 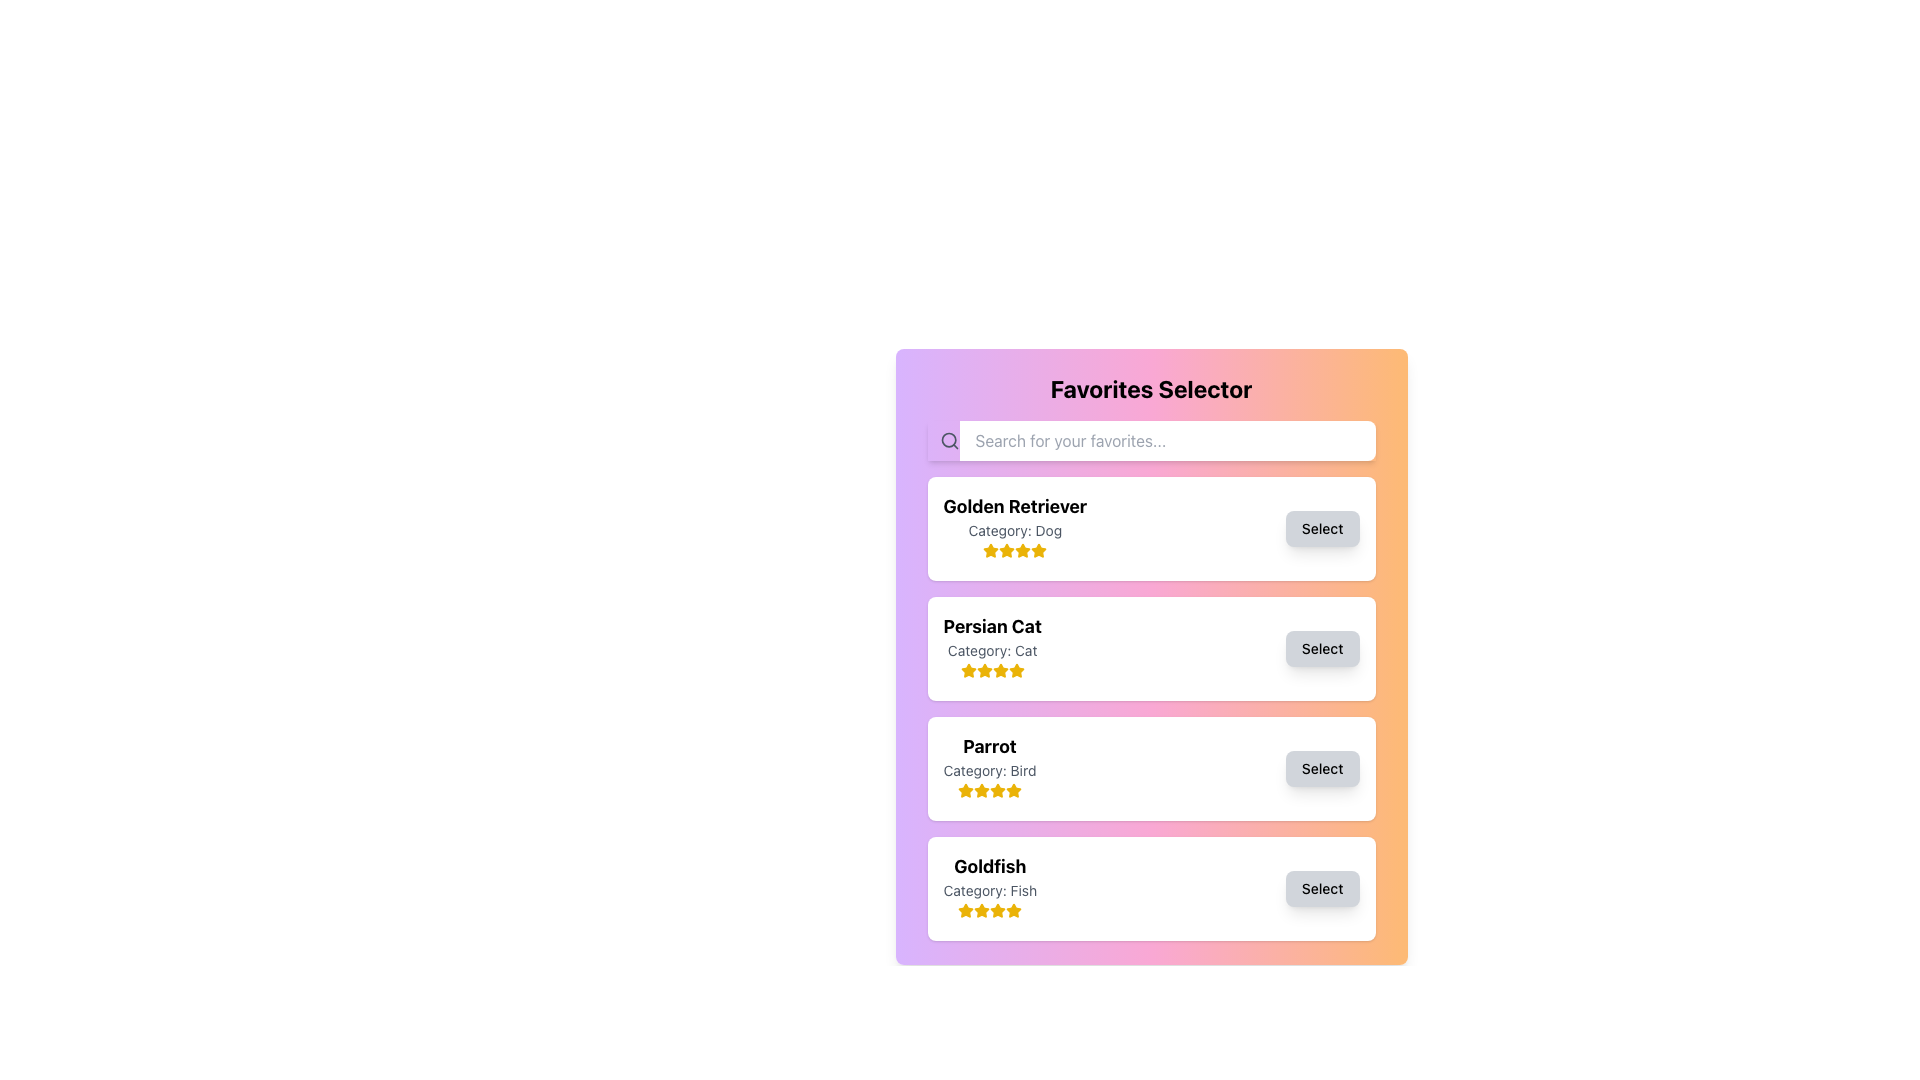 I want to click on the first star icon in the rating system for the 'Persian Cat' category, which is located beneath the 'Persian Cat' title and 'Category: Cat' text, so click(x=968, y=671).